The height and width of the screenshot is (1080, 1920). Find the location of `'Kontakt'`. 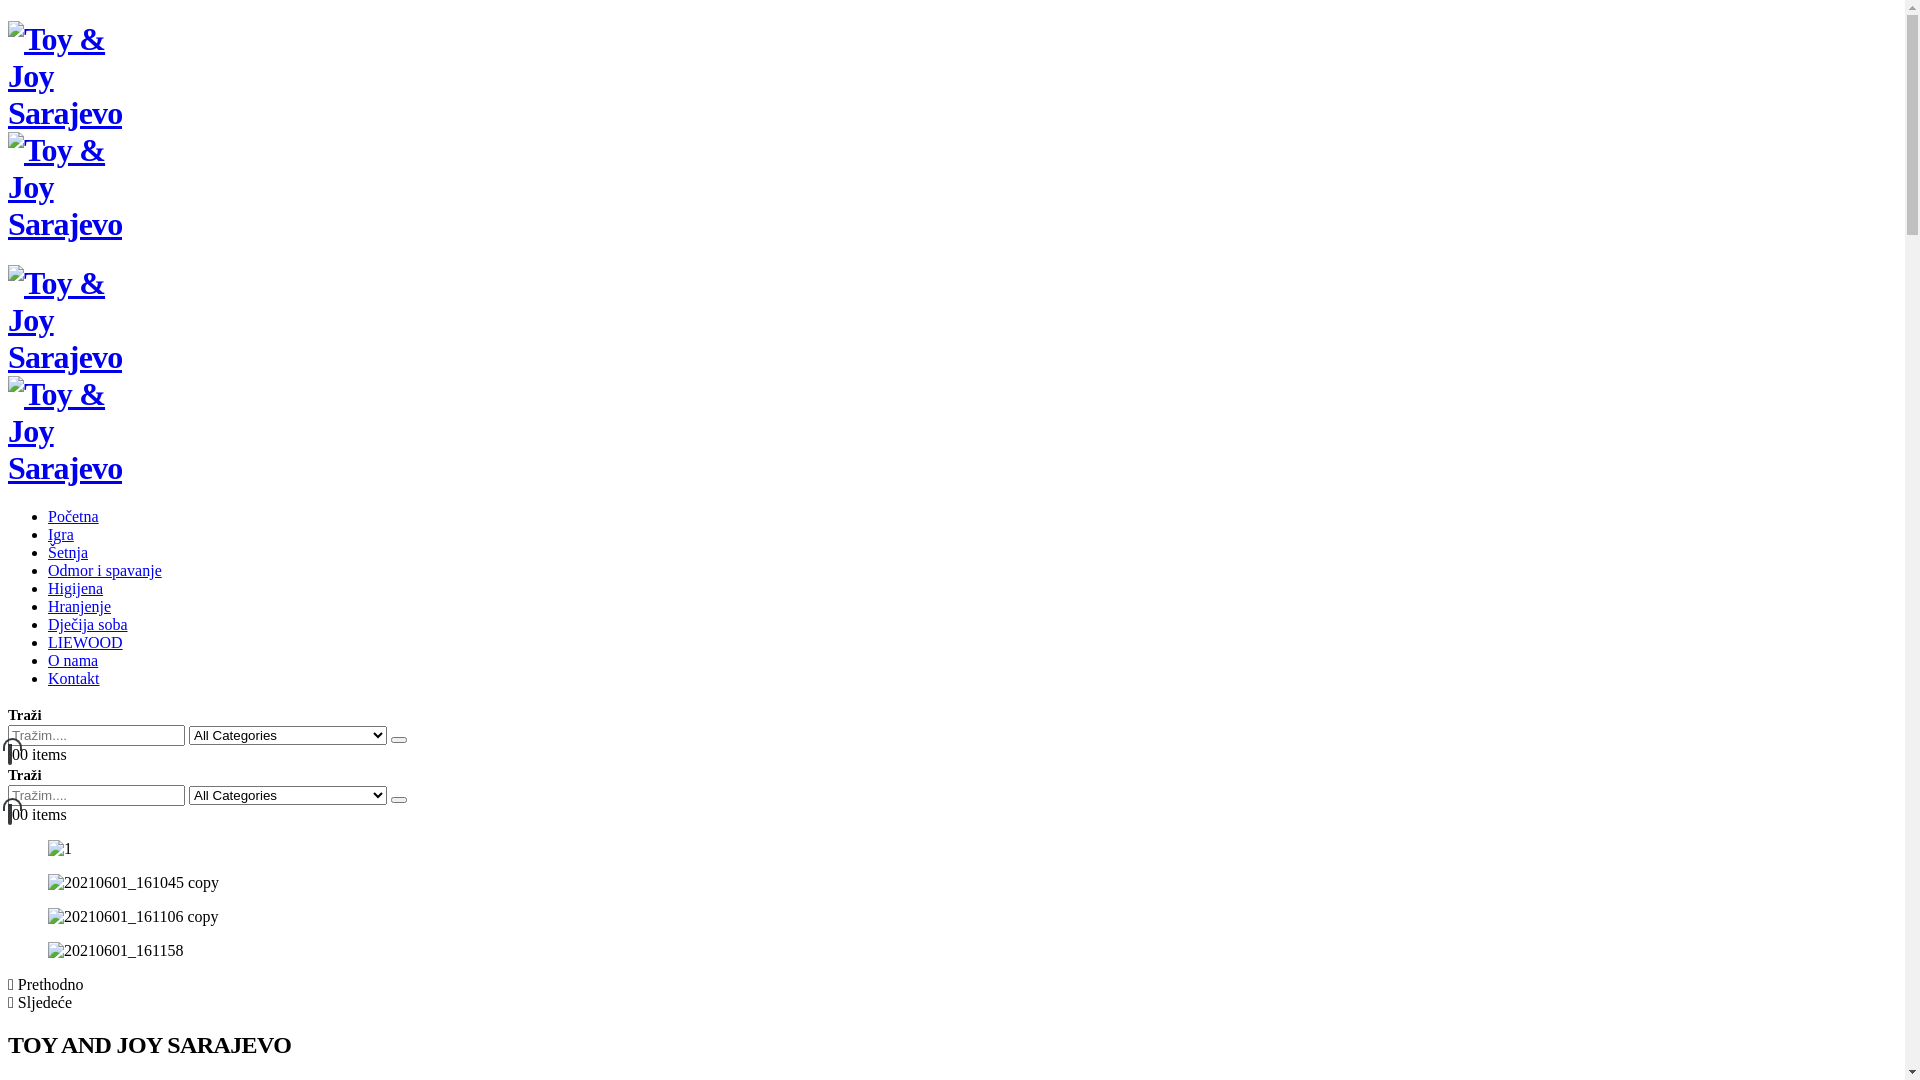

'Kontakt' is located at coordinates (73, 677).